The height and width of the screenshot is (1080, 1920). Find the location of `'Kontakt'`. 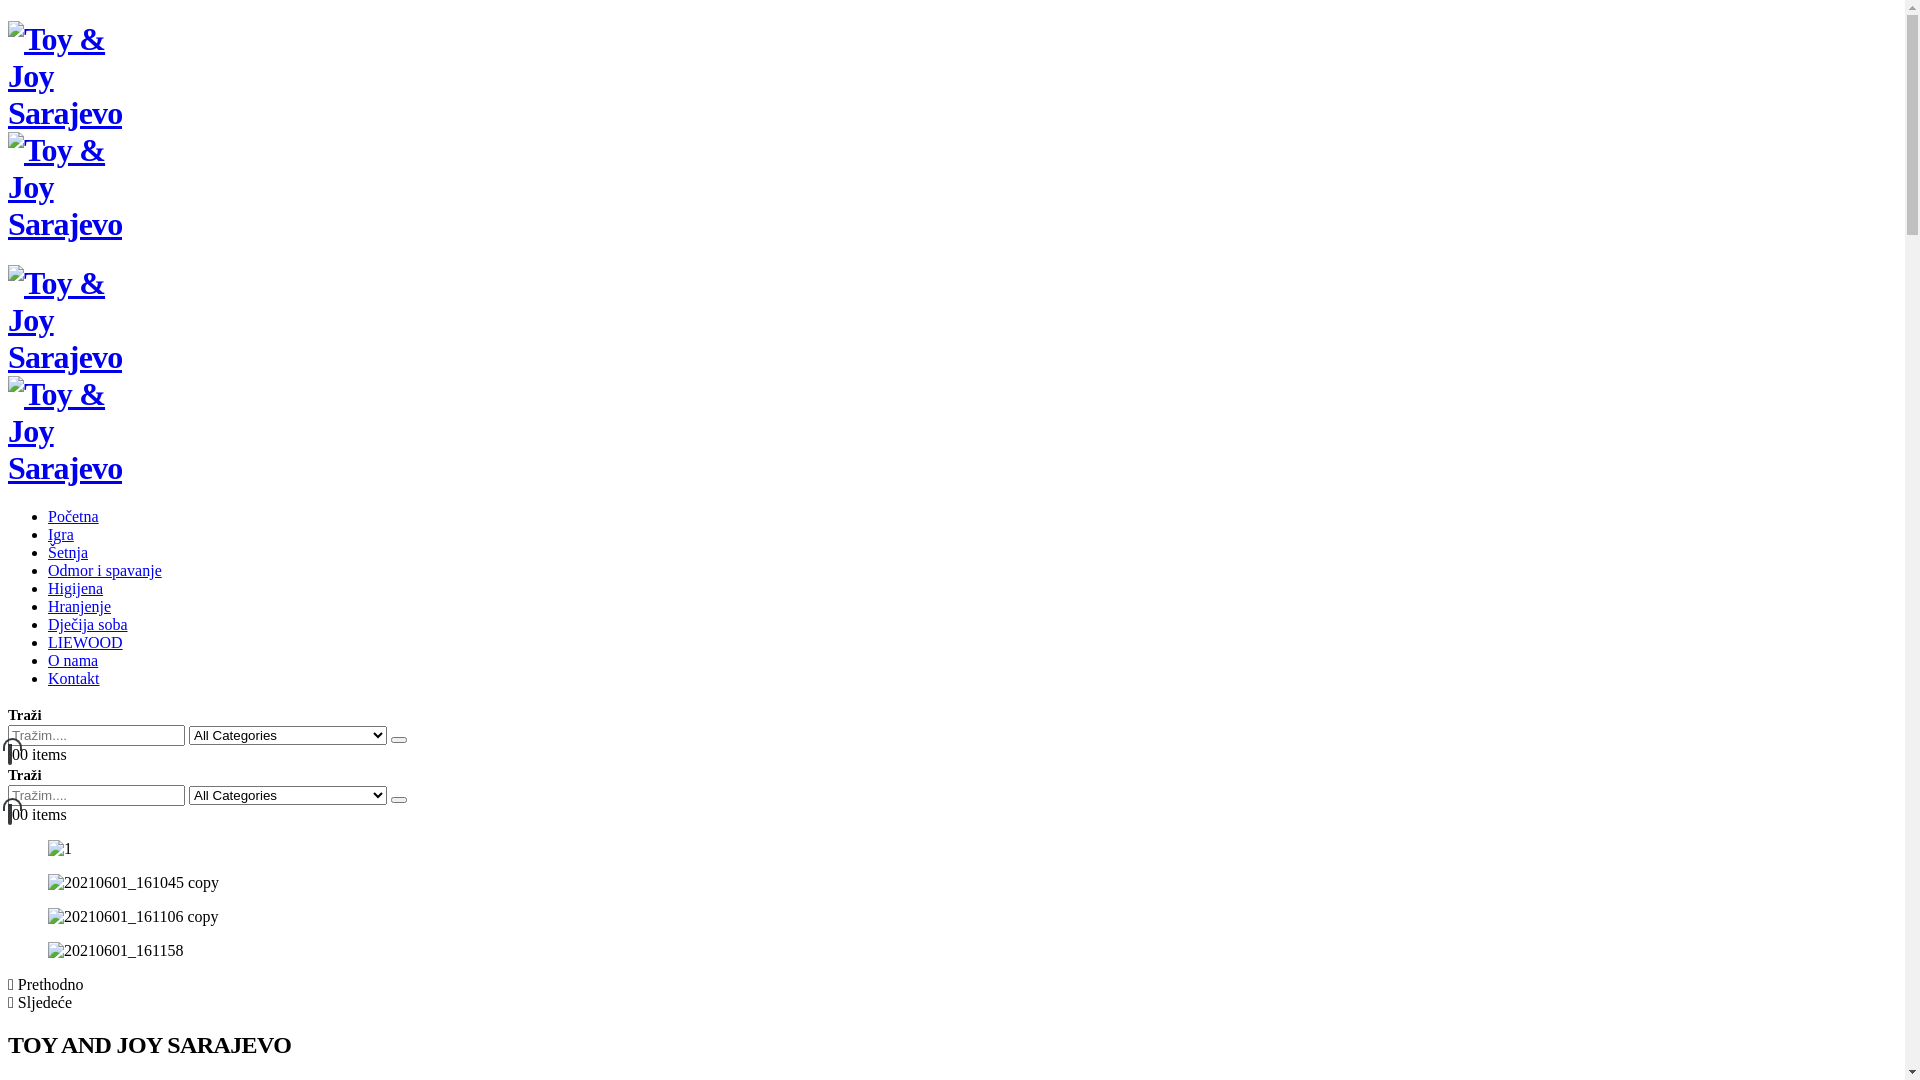

'Kontakt' is located at coordinates (73, 677).